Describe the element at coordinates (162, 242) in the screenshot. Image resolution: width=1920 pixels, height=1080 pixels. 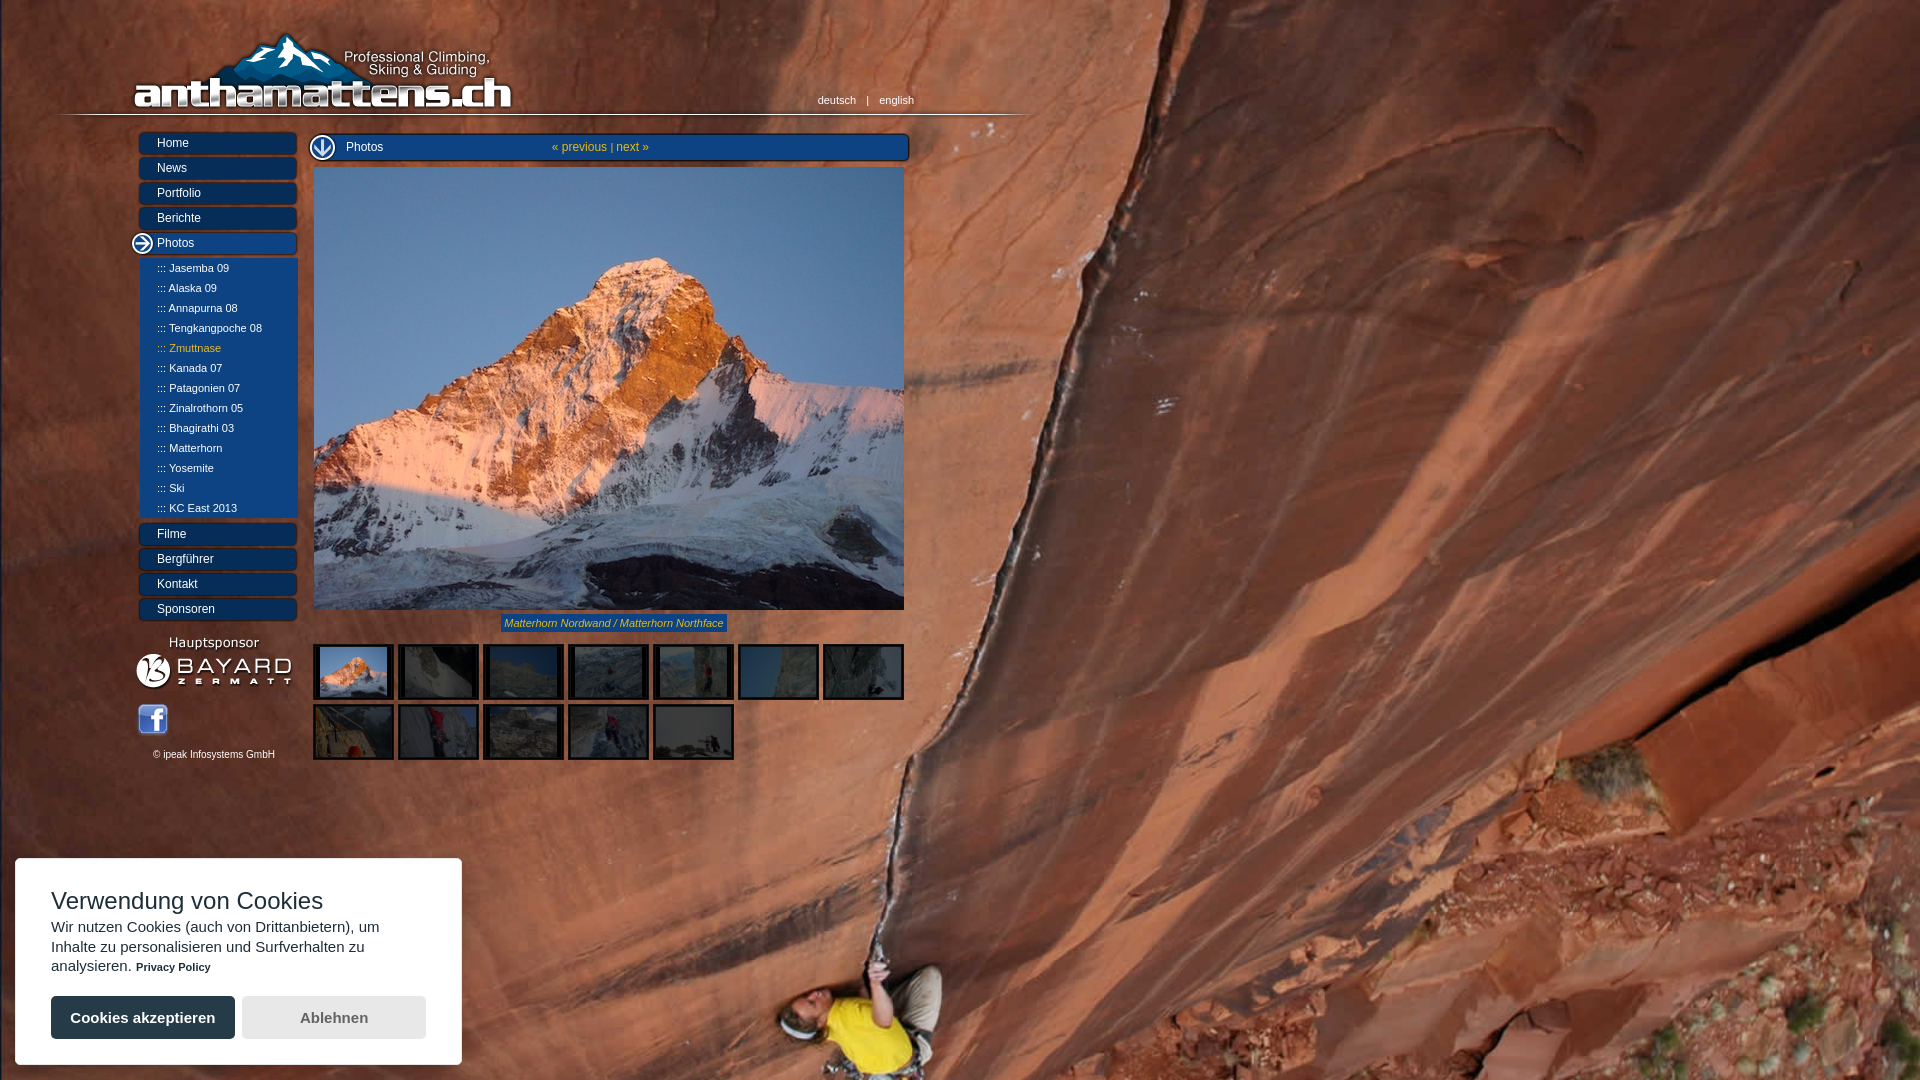
I see `'Photos'` at that location.